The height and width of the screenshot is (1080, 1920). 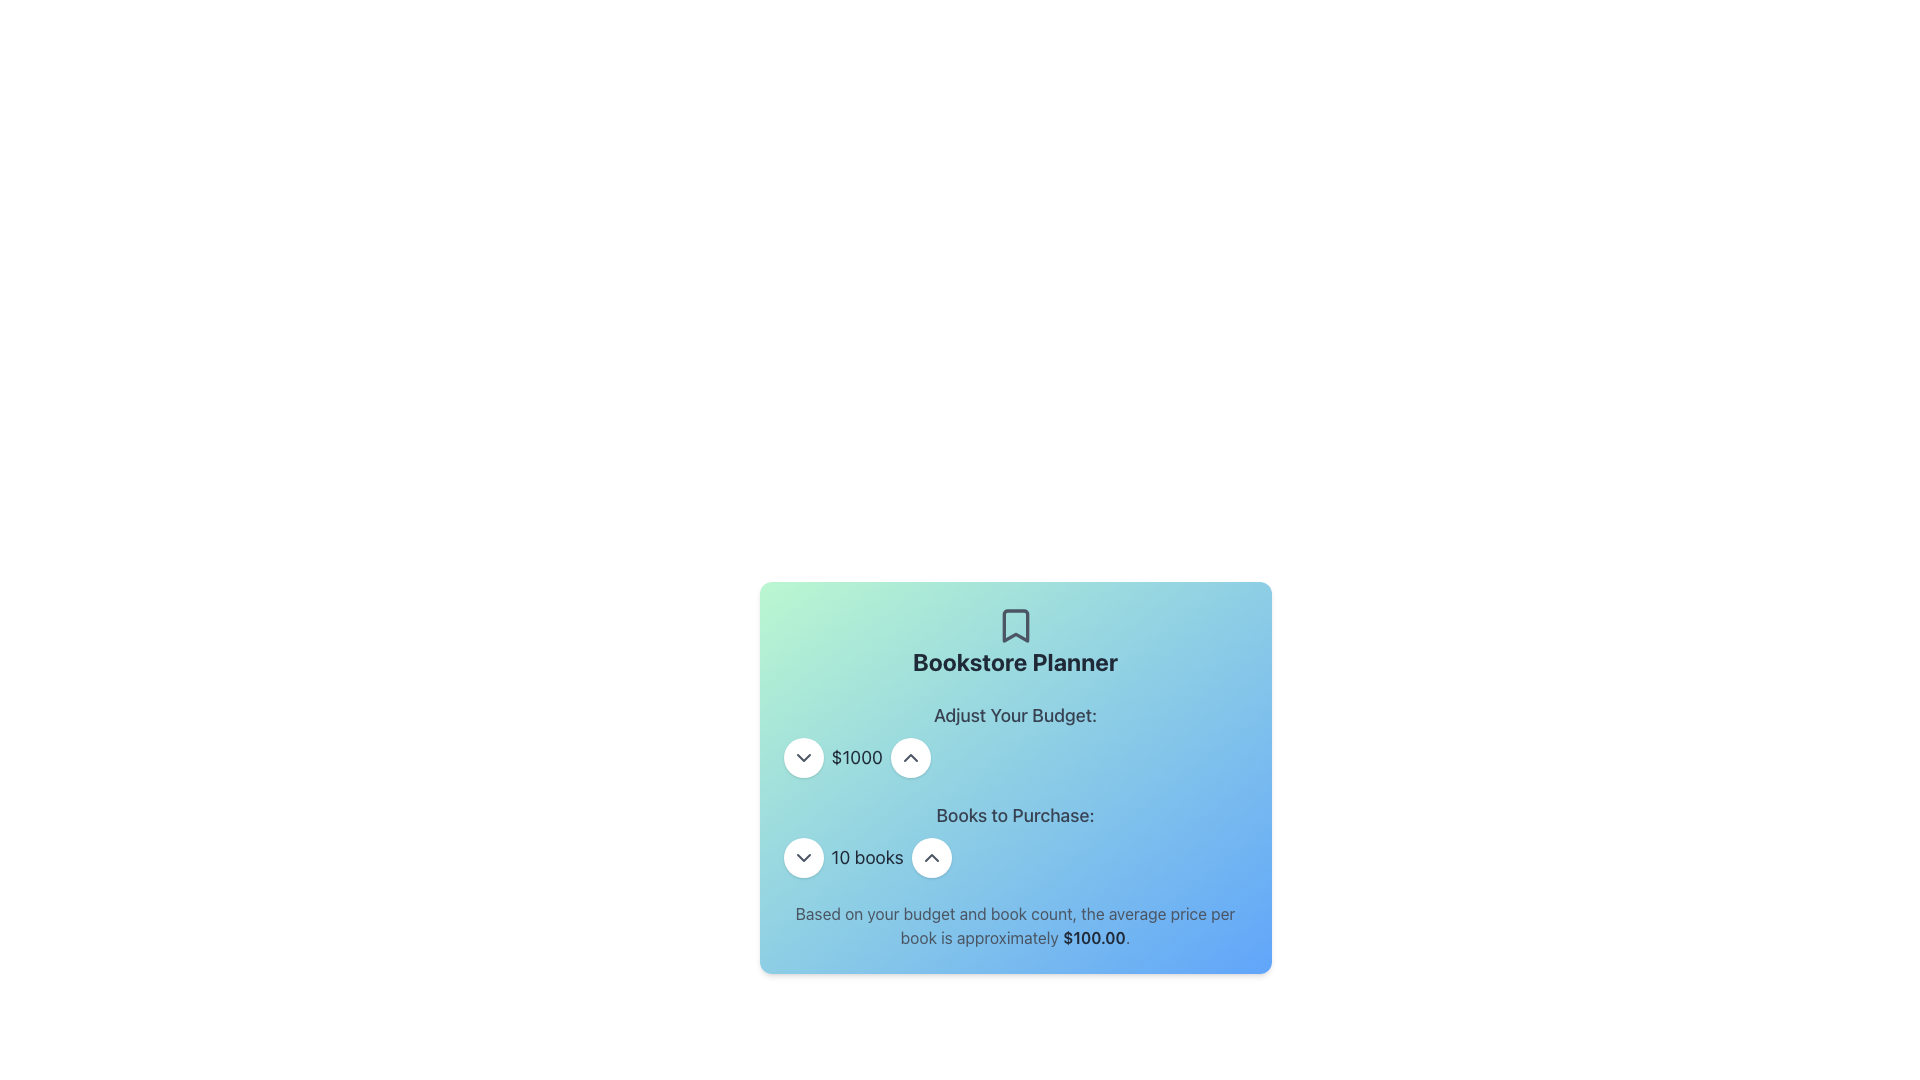 What do you see at coordinates (803, 758) in the screenshot?
I see `the downward arrow button that decreases the budget value, located to the left of the text '$1000', to trigger a visual hover effect` at bounding box center [803, 758].